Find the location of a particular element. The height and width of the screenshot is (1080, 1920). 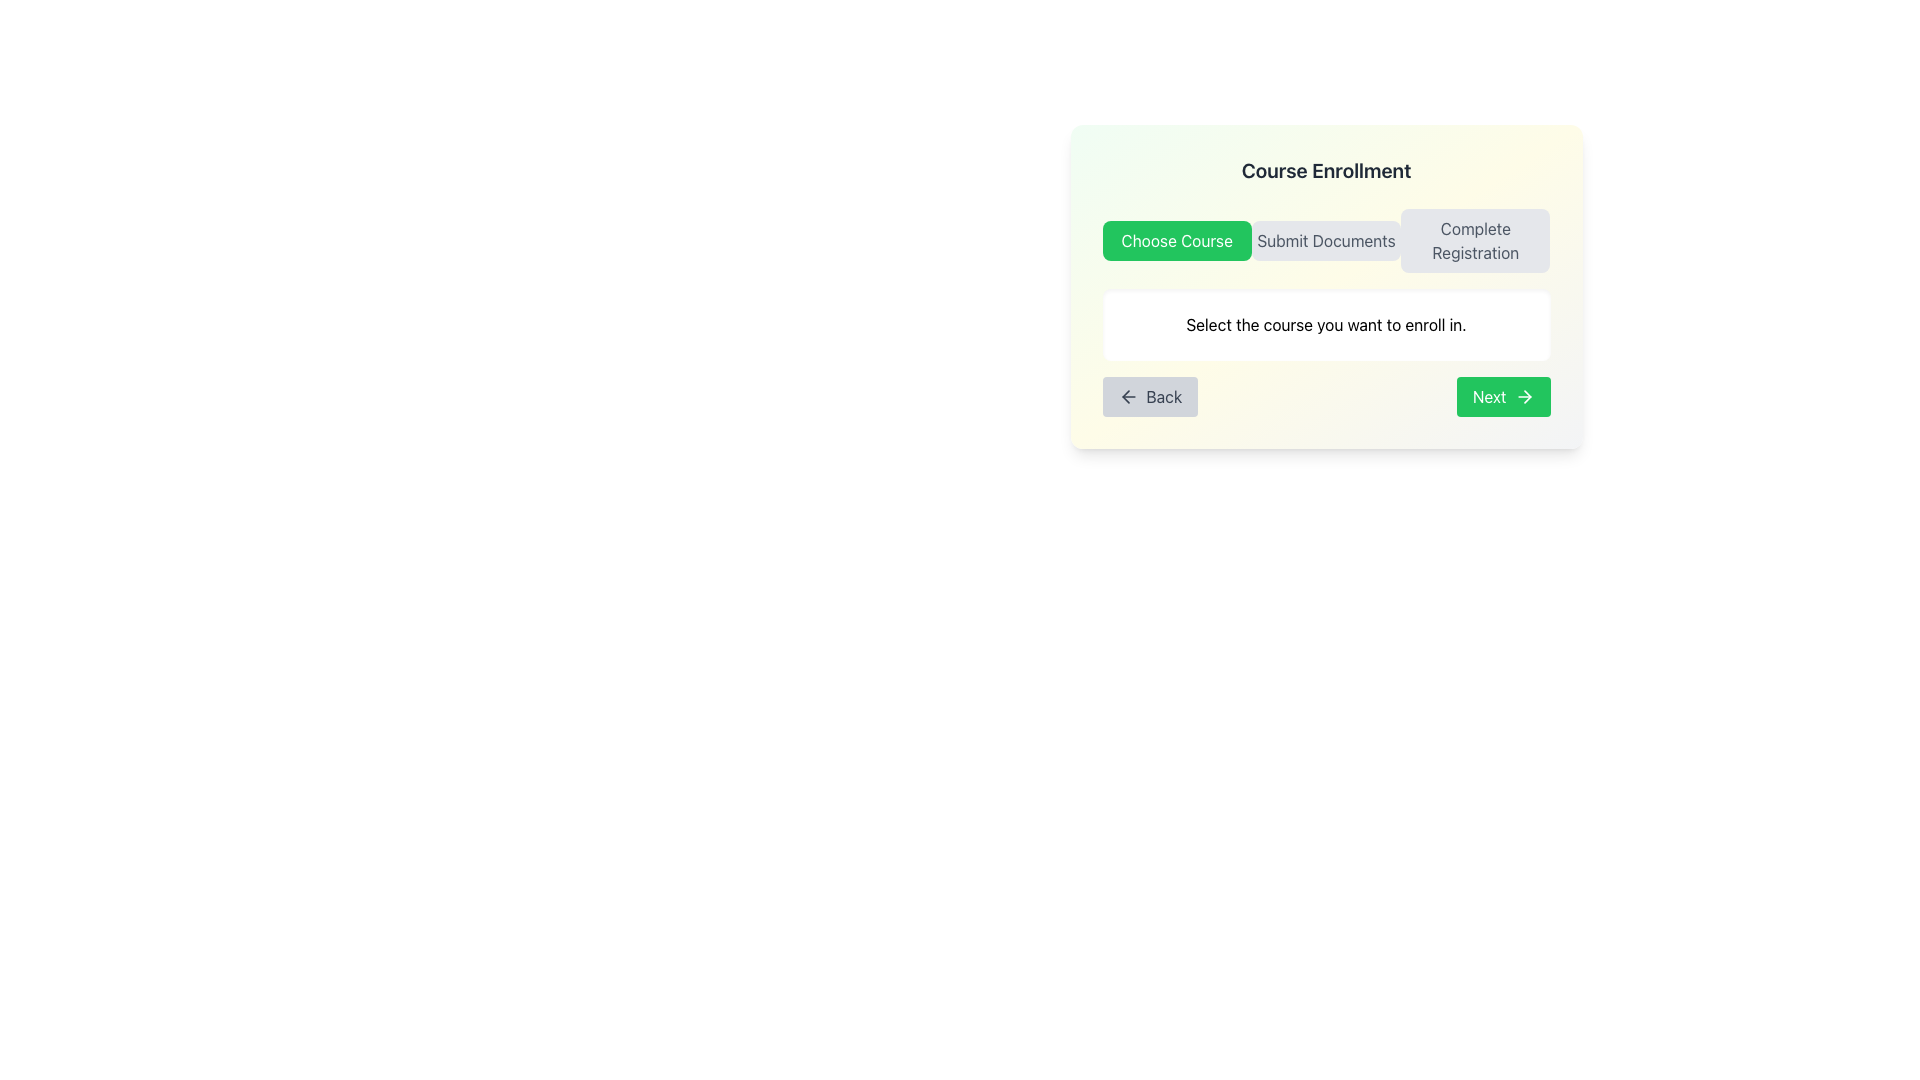

context of the left arrow icon located at the left side of the 'Back' button in the 'Course Enrollment' dialog box is located at coordinates (1128, 397).